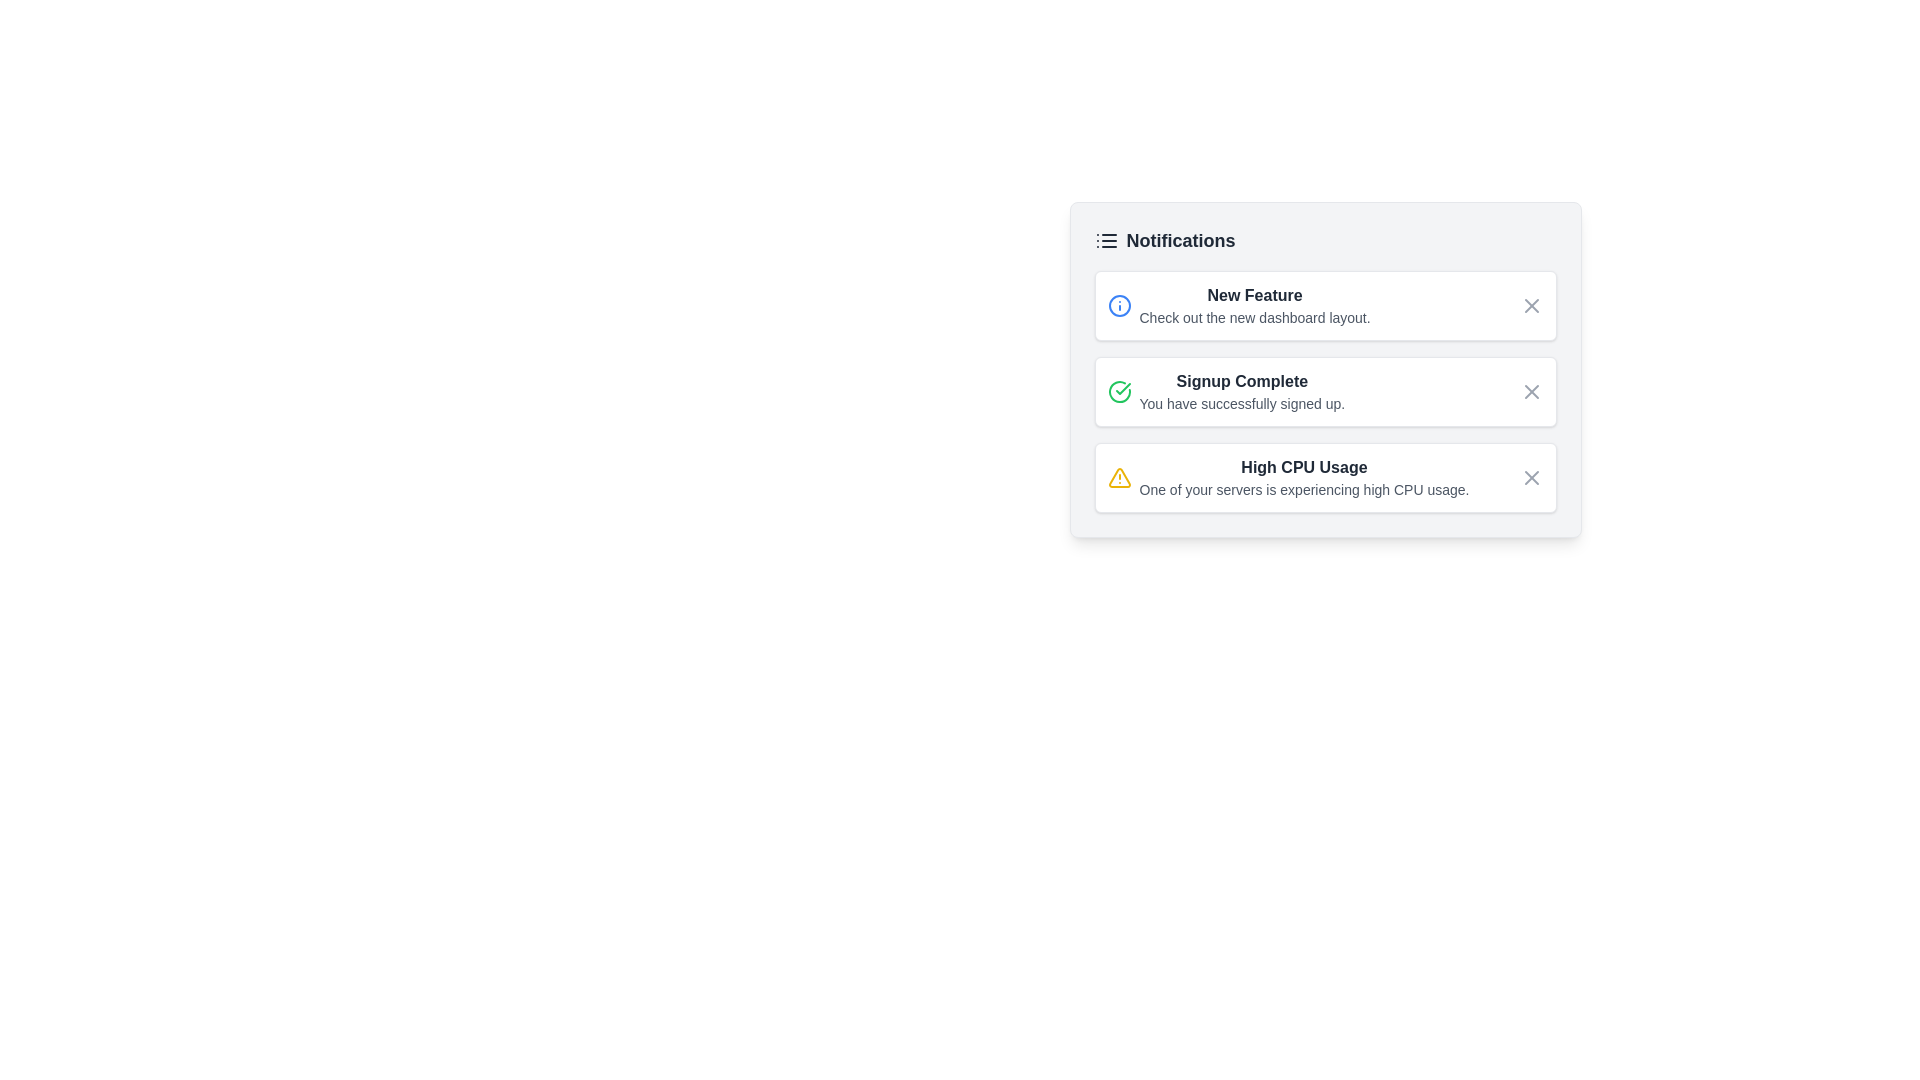  I want to click on the button, so click(1530, 478).